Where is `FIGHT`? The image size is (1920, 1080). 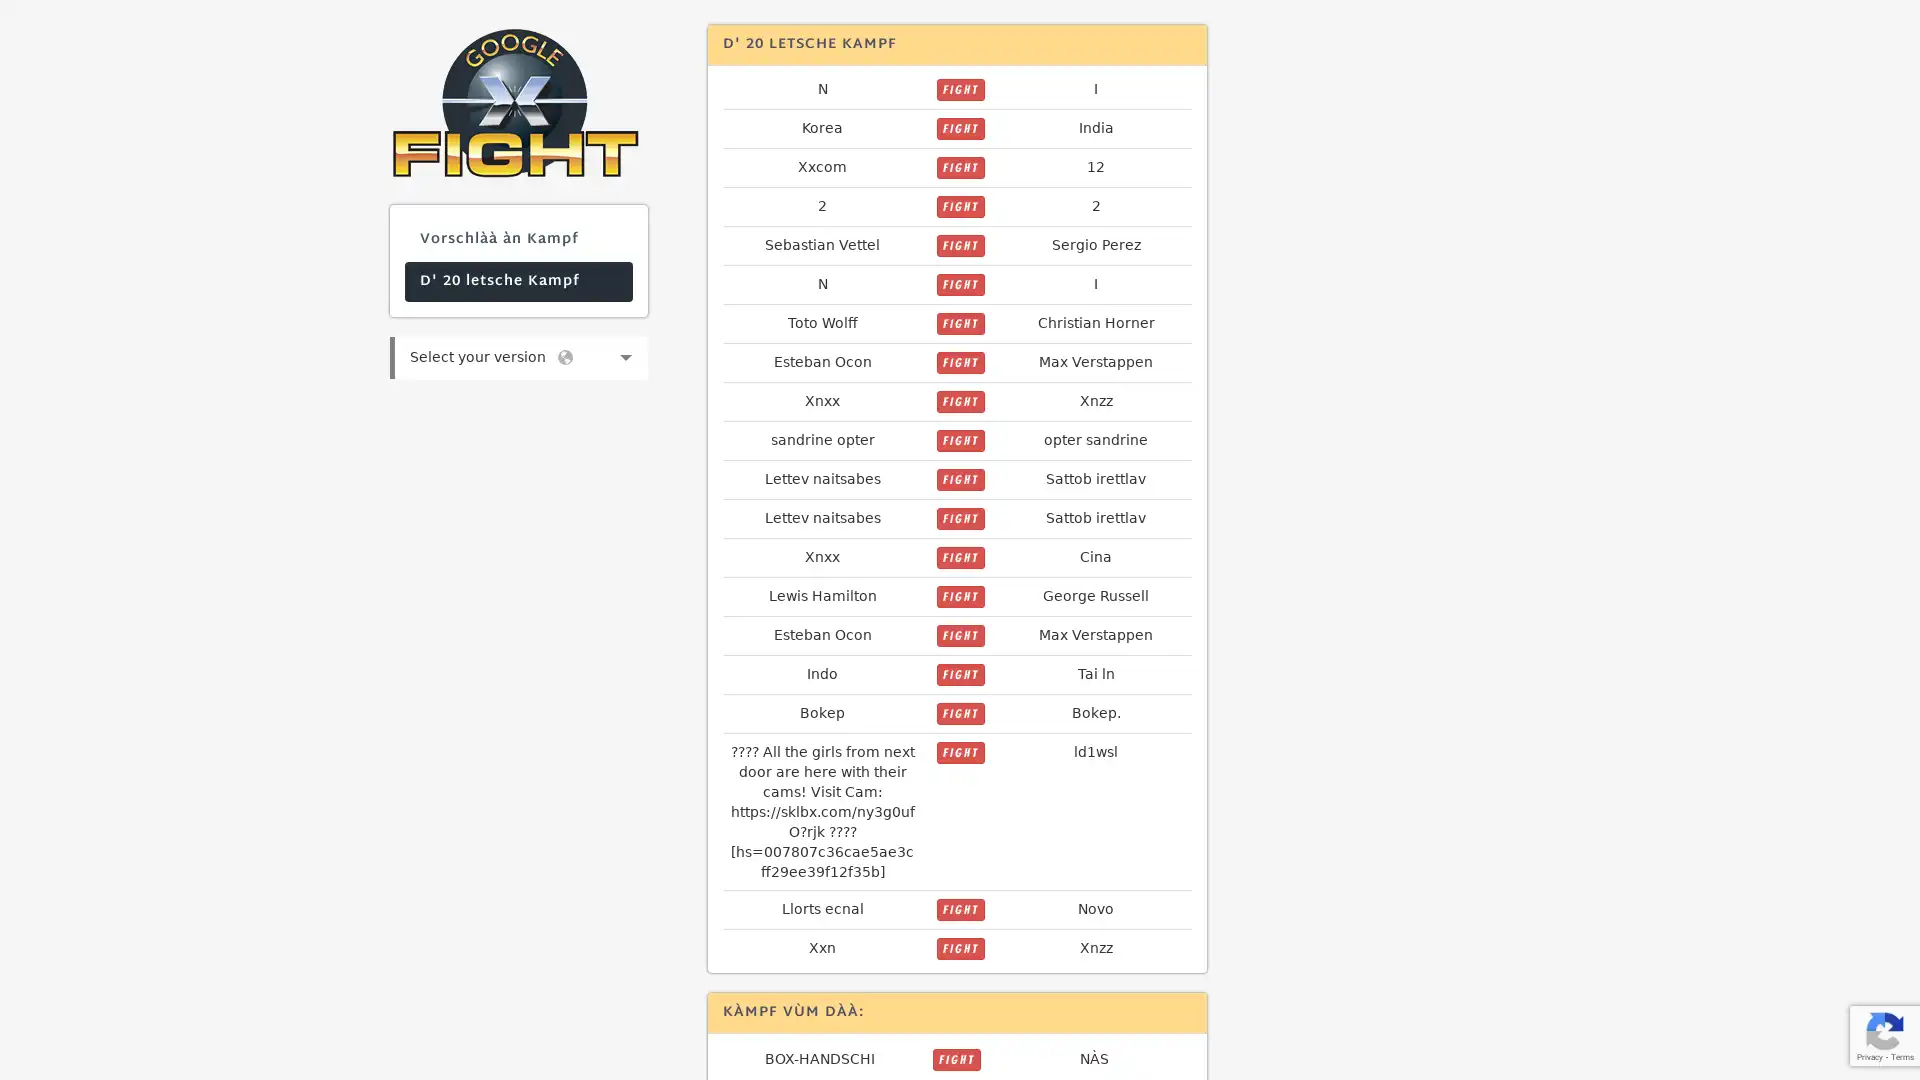
FIGHT is located at coordinates (960, 518).